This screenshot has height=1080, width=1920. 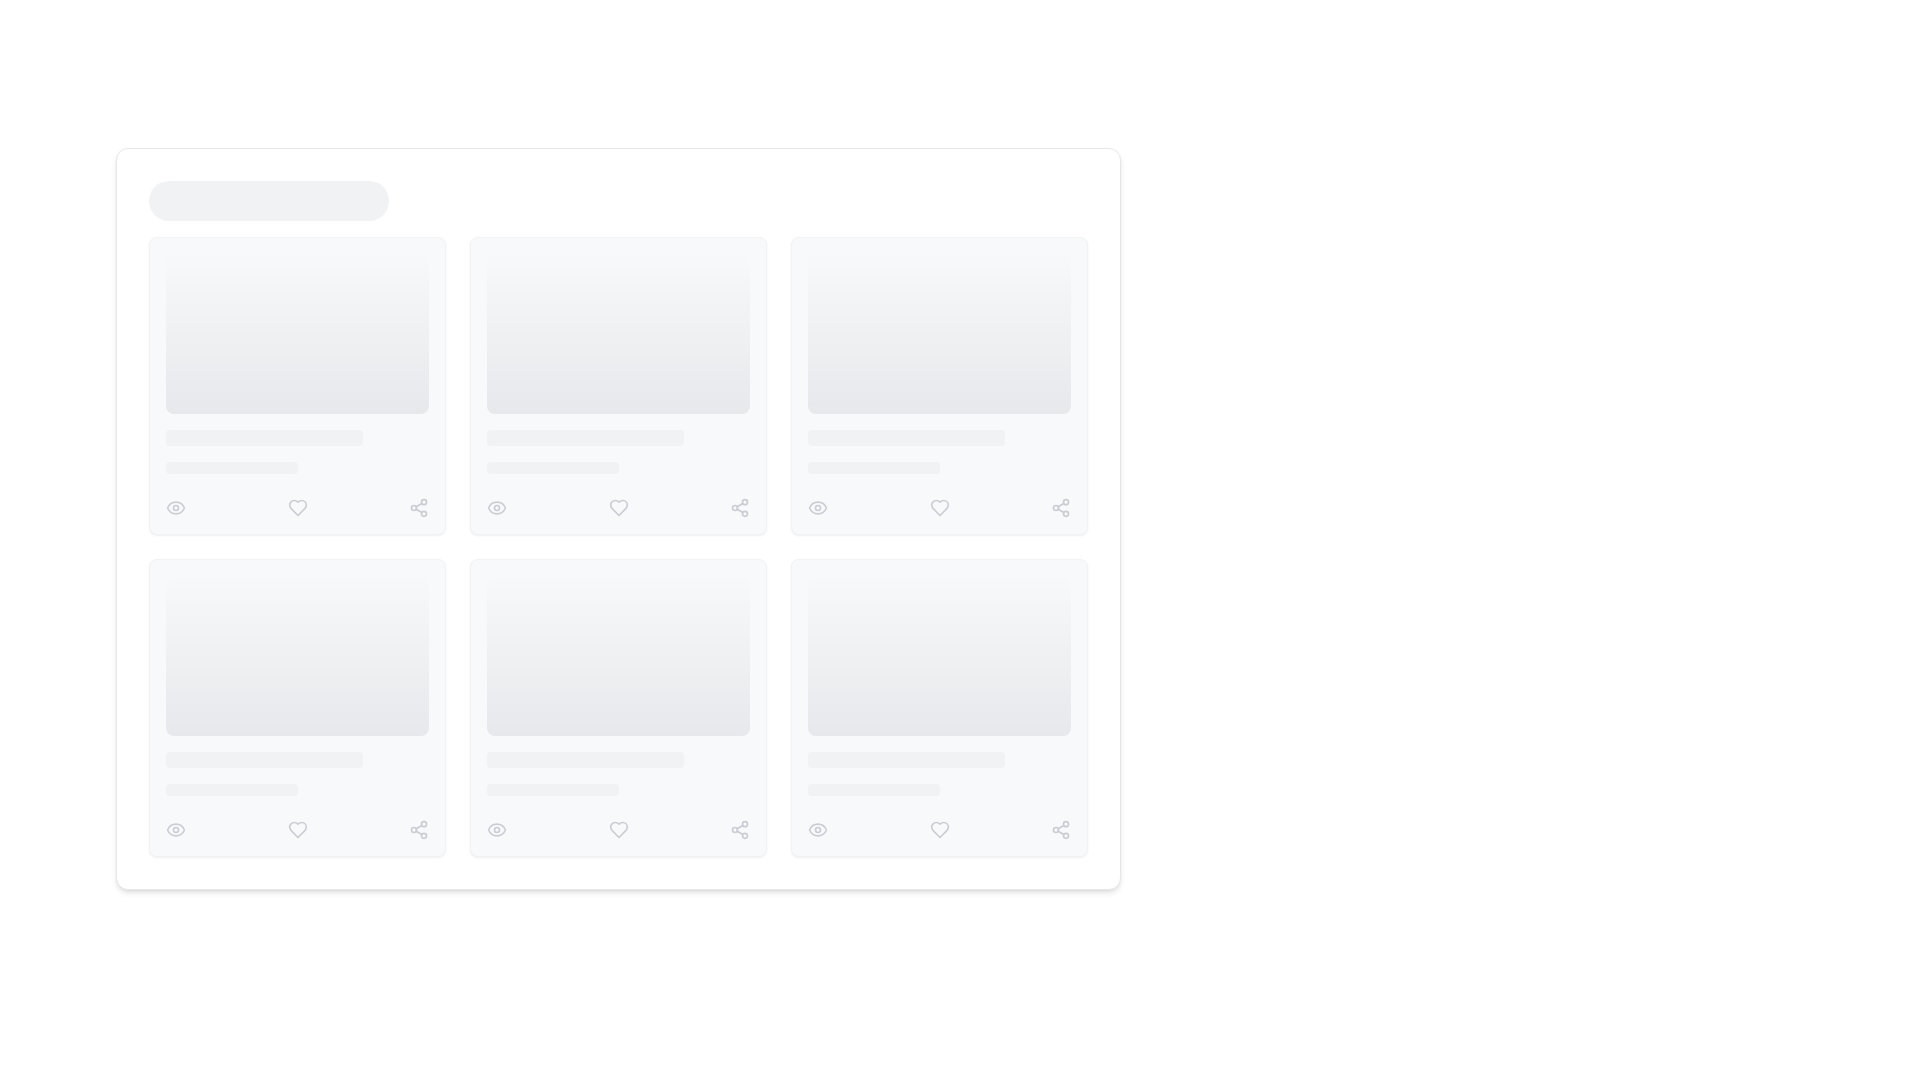 What do you see at coordinates (817, 829) in the screenshot?
I see `the eye icon located in the bottom-right corner of the grid card` at bounding box center [817, 829].